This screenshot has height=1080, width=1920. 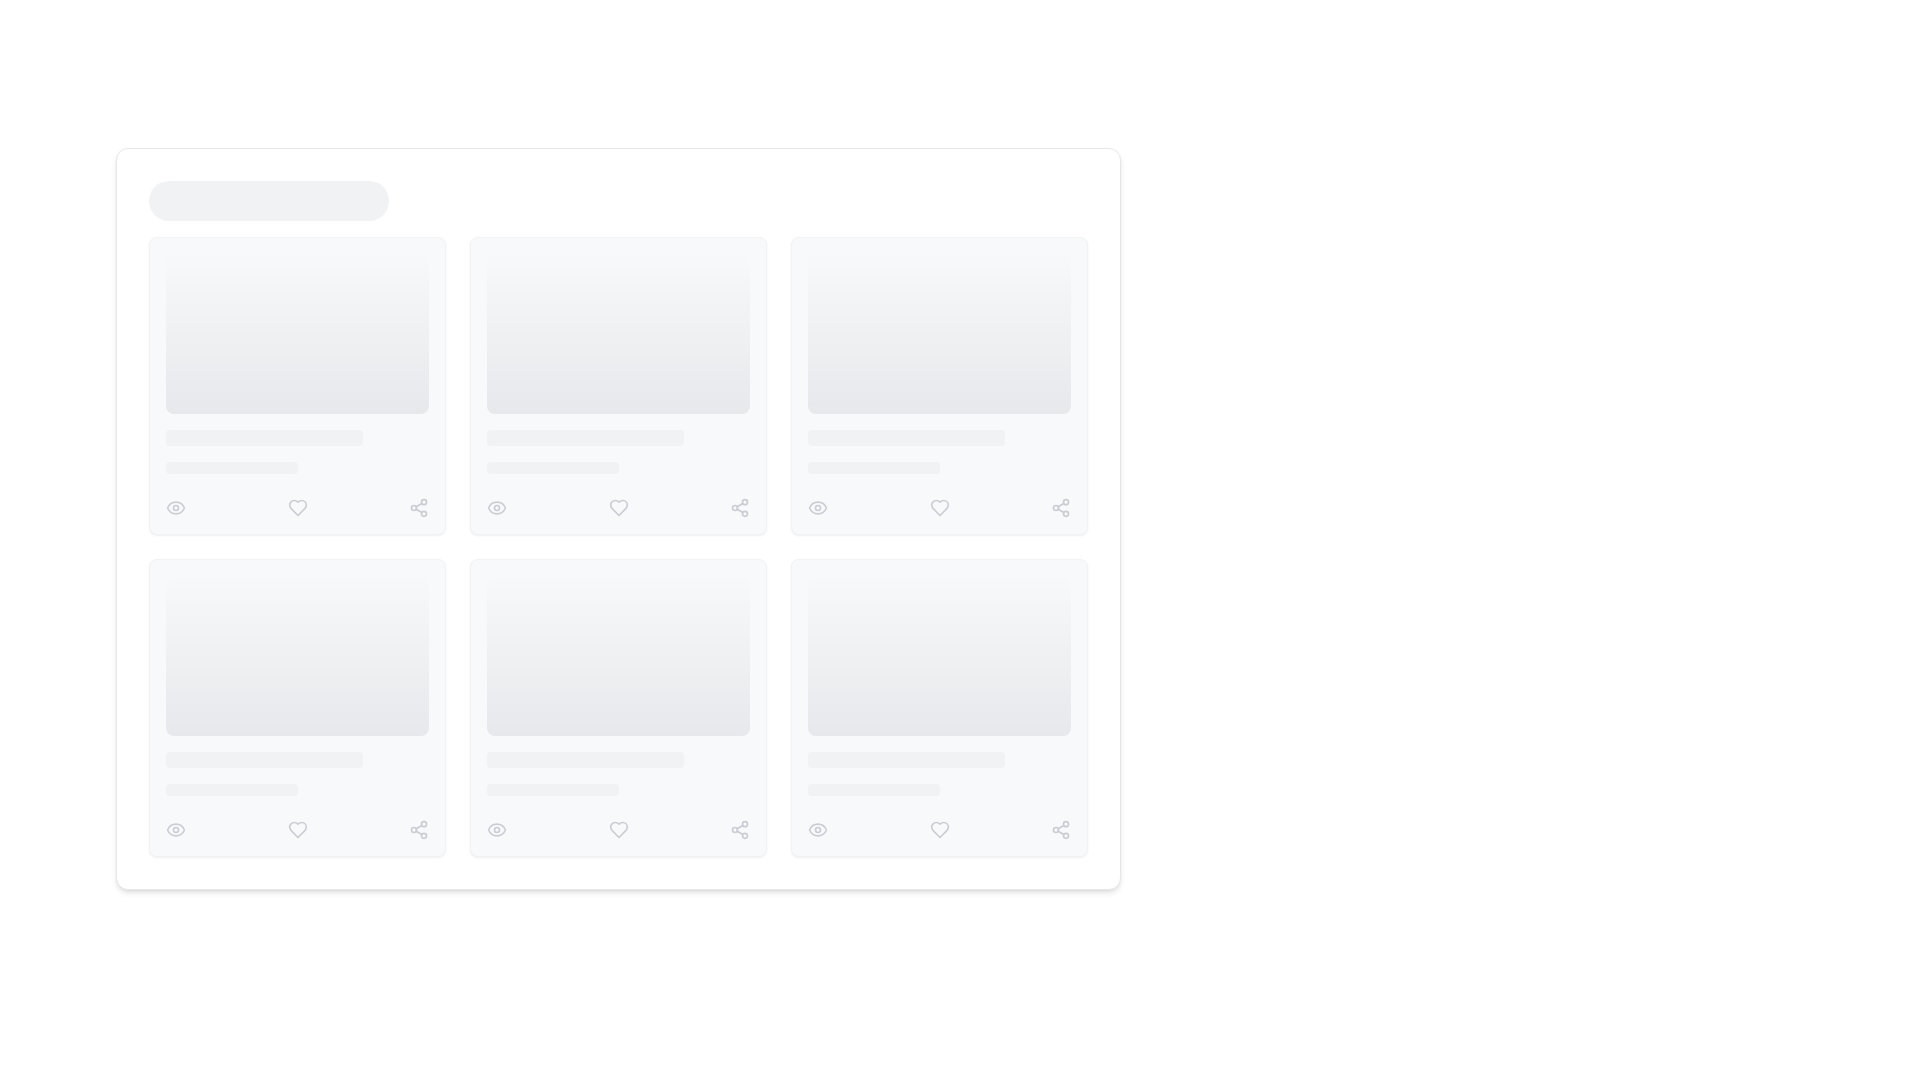 What do you see at coordinates (817, 829) in the screenshot?
I see `the eye icon located in the bottom-right corner of the grid card` at bounding box center [817, 829].